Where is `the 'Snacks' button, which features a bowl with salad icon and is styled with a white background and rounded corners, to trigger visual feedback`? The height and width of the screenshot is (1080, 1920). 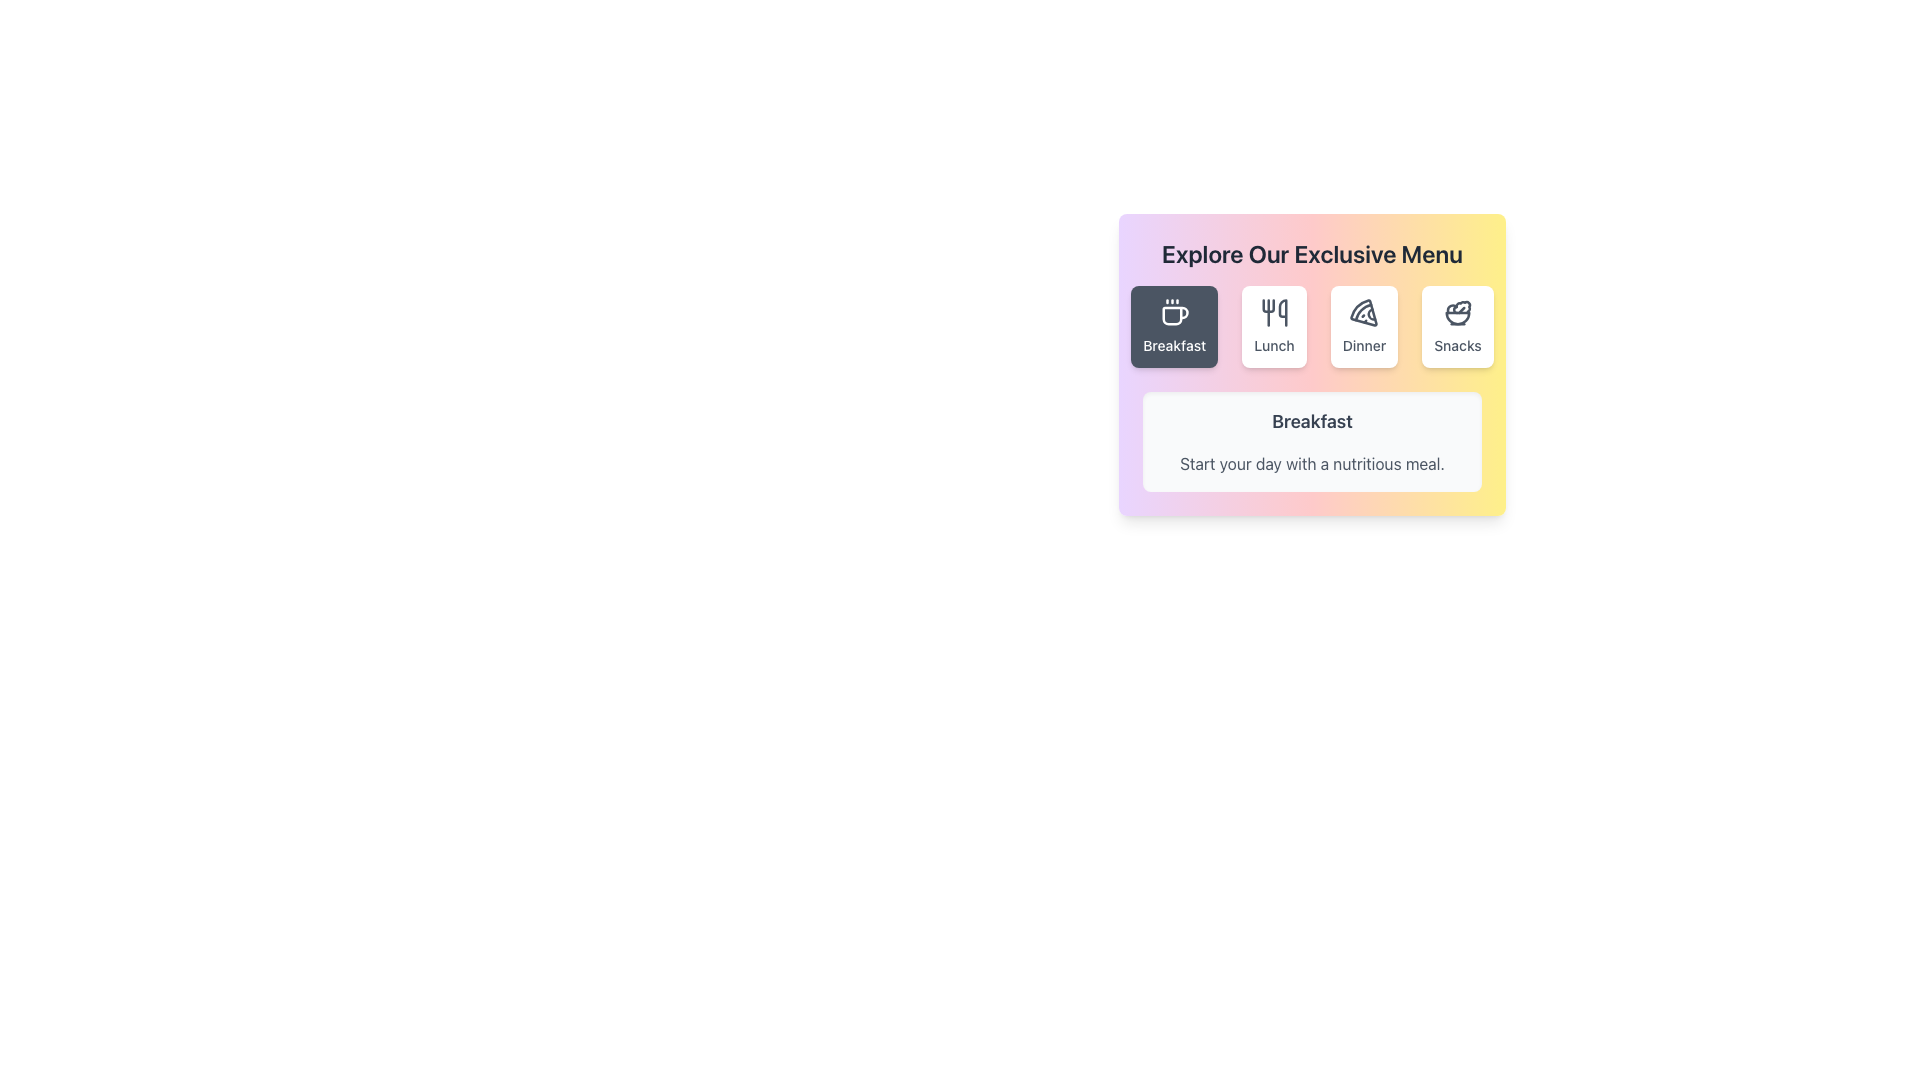 the 'Snacks' button, which features a bowl with salad icon and is styled with a white background and rounded corners, to trigger visual feedback is located at coordinates (1458, 326).